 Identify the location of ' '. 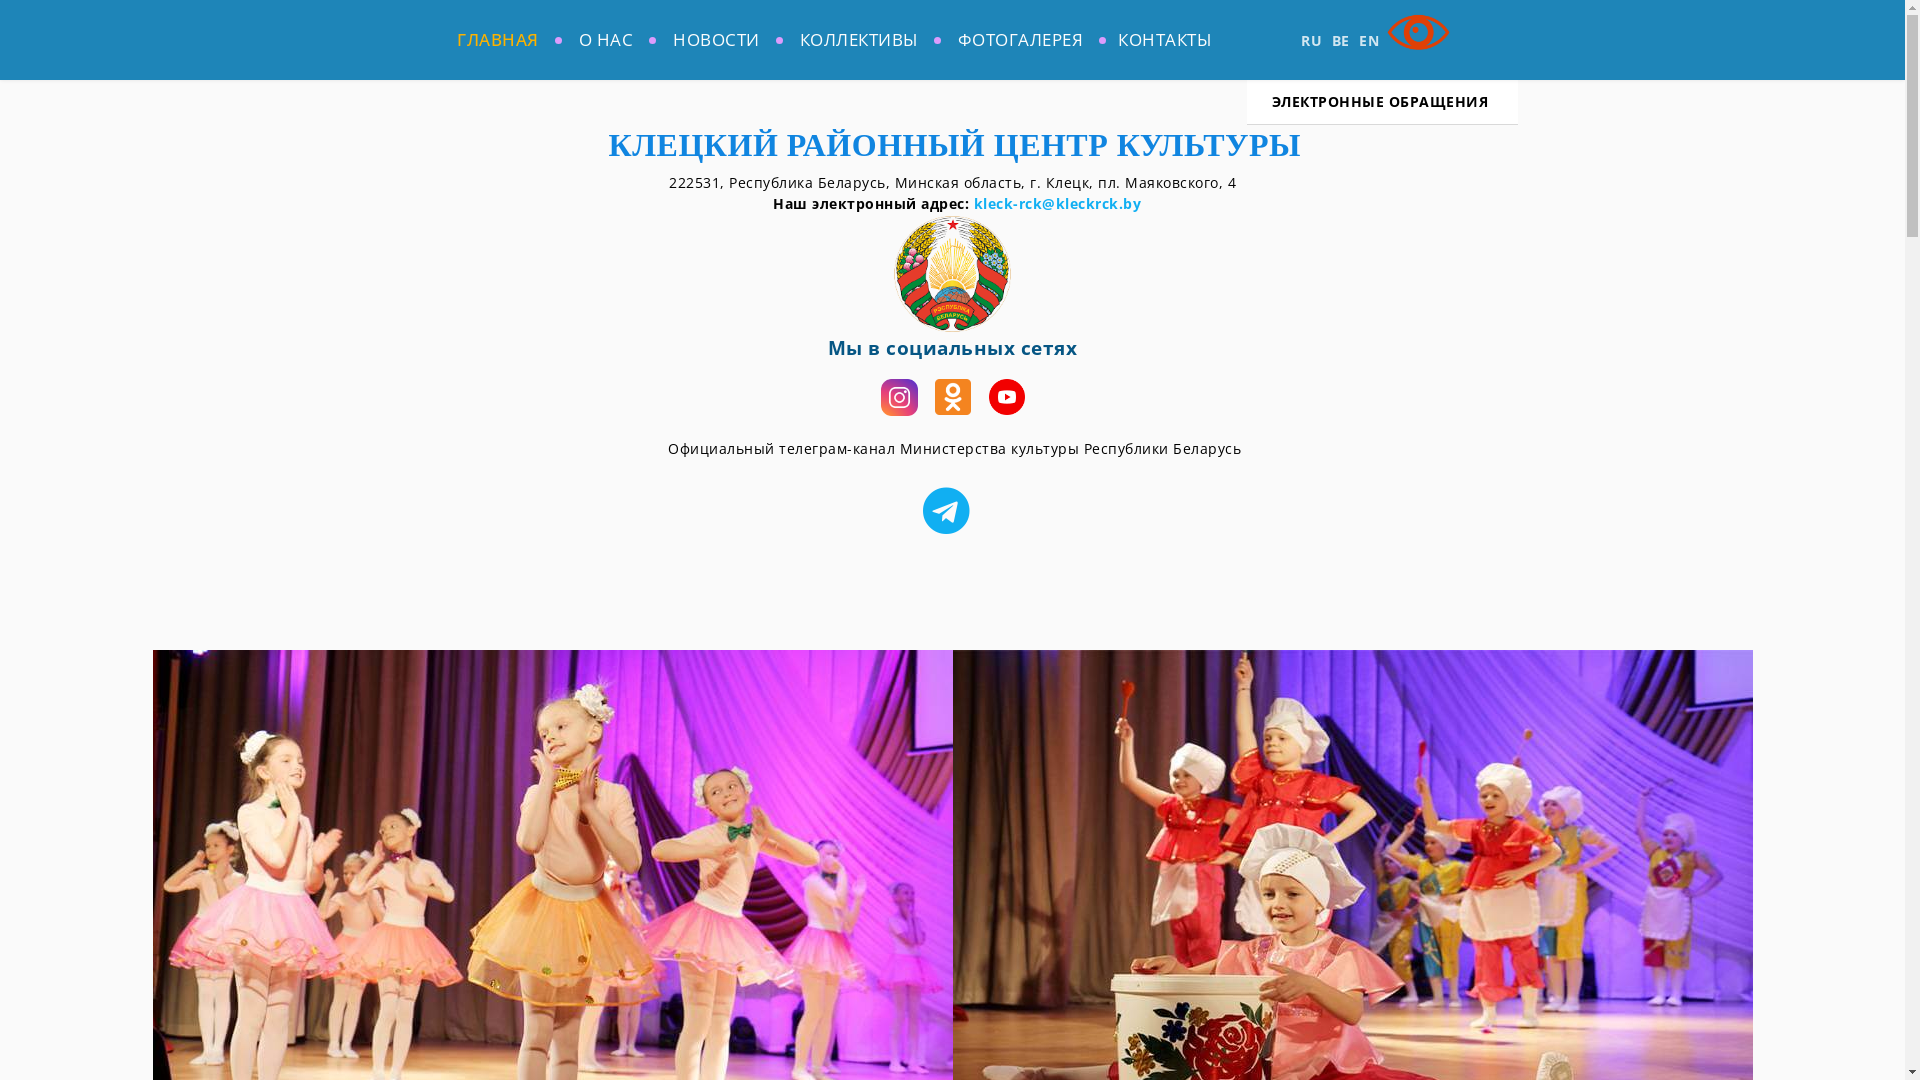
(950, 509).